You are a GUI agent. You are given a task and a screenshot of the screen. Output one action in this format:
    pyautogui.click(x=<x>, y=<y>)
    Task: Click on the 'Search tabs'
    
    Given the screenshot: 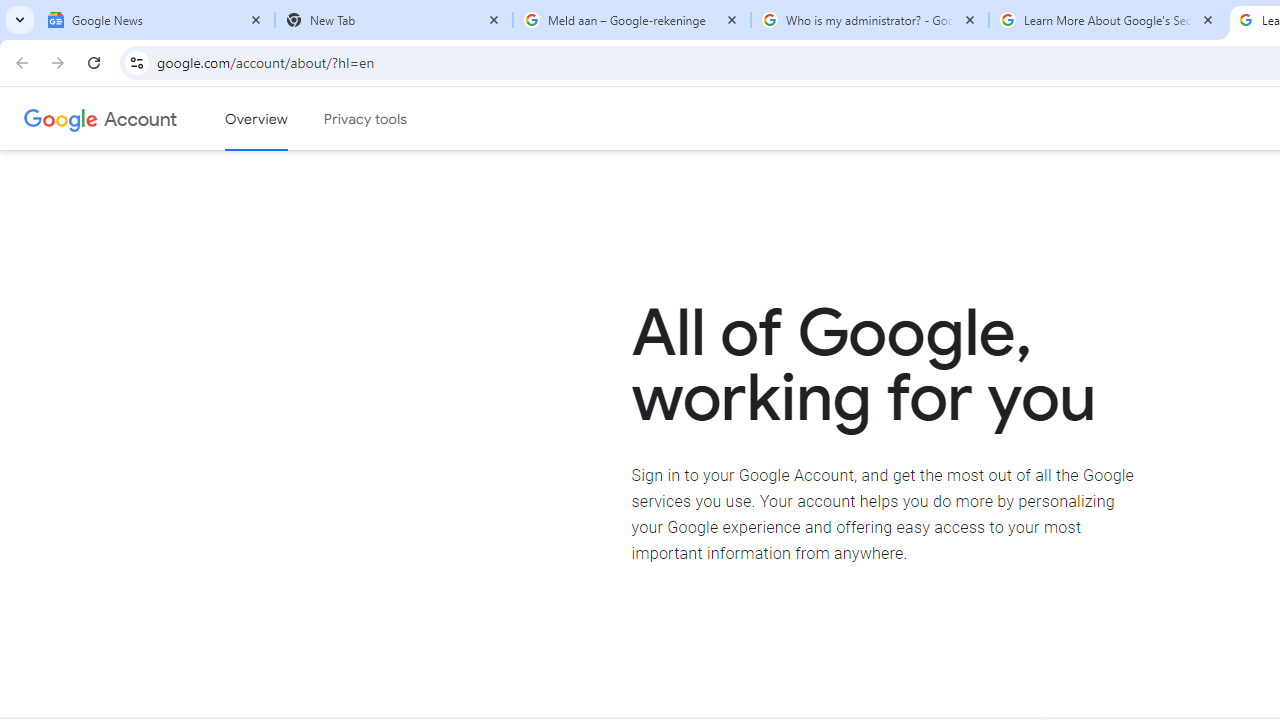 What is the action you would take?
    pyautogui.click(x=20, y=20)
    